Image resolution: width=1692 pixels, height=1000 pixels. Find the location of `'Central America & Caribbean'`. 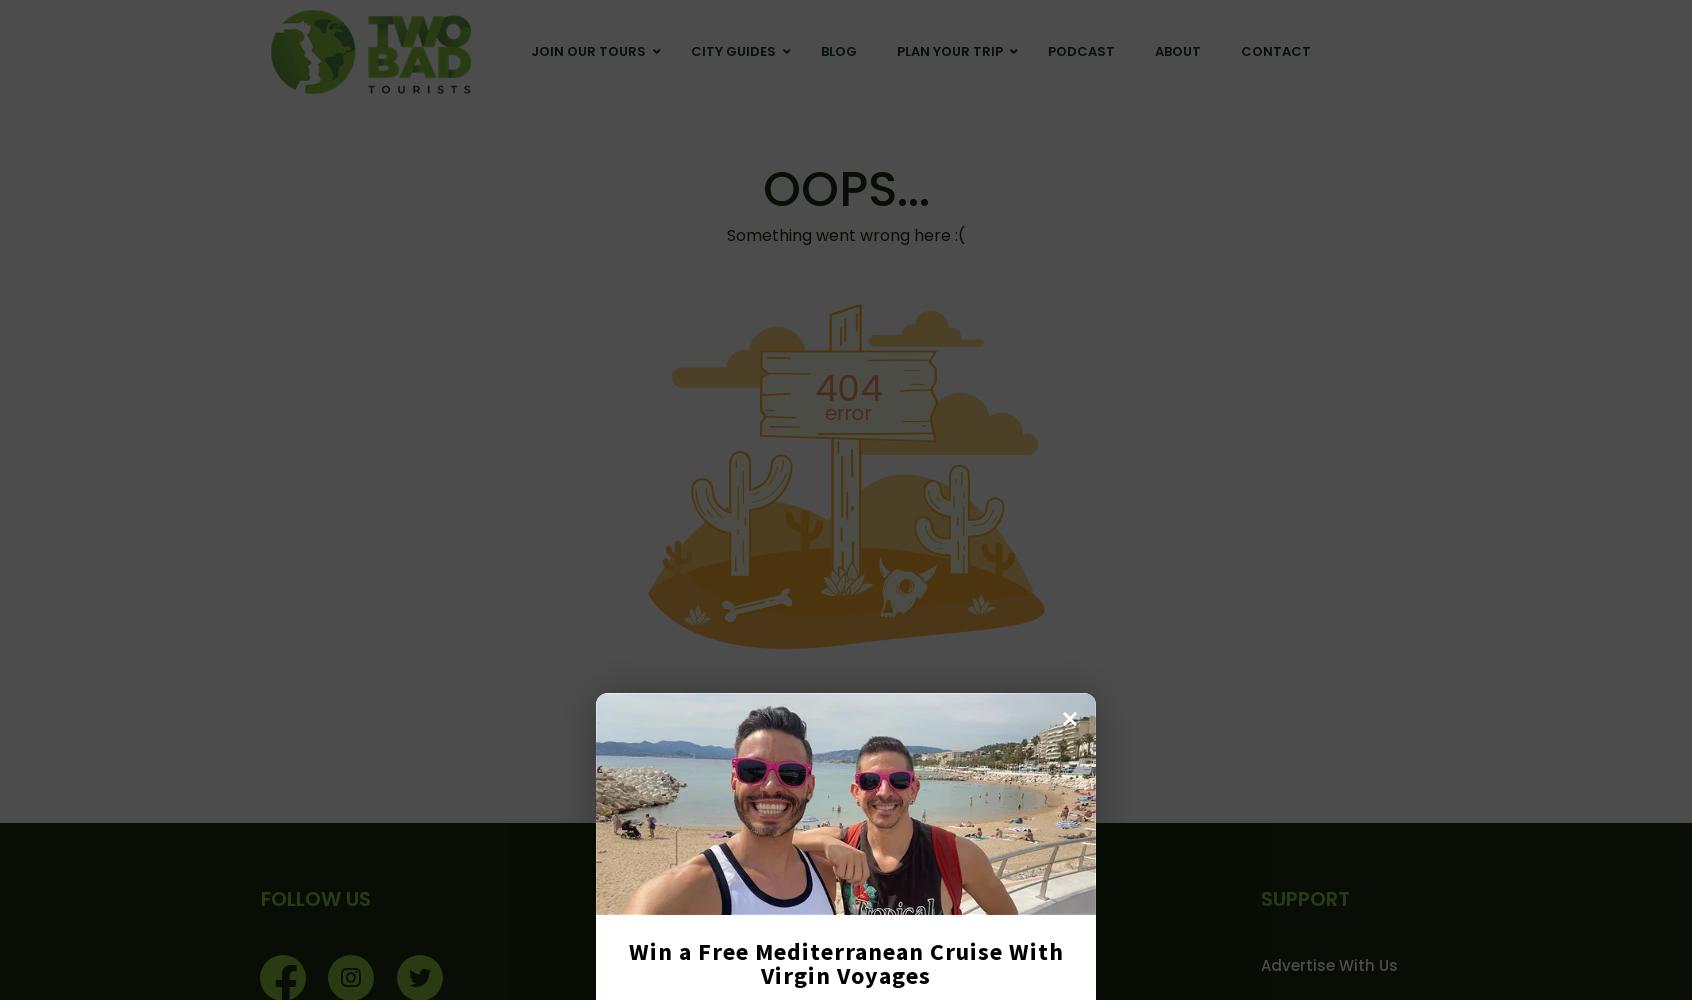

'Central America & Caribbean' is located at coordinates (531, 171).